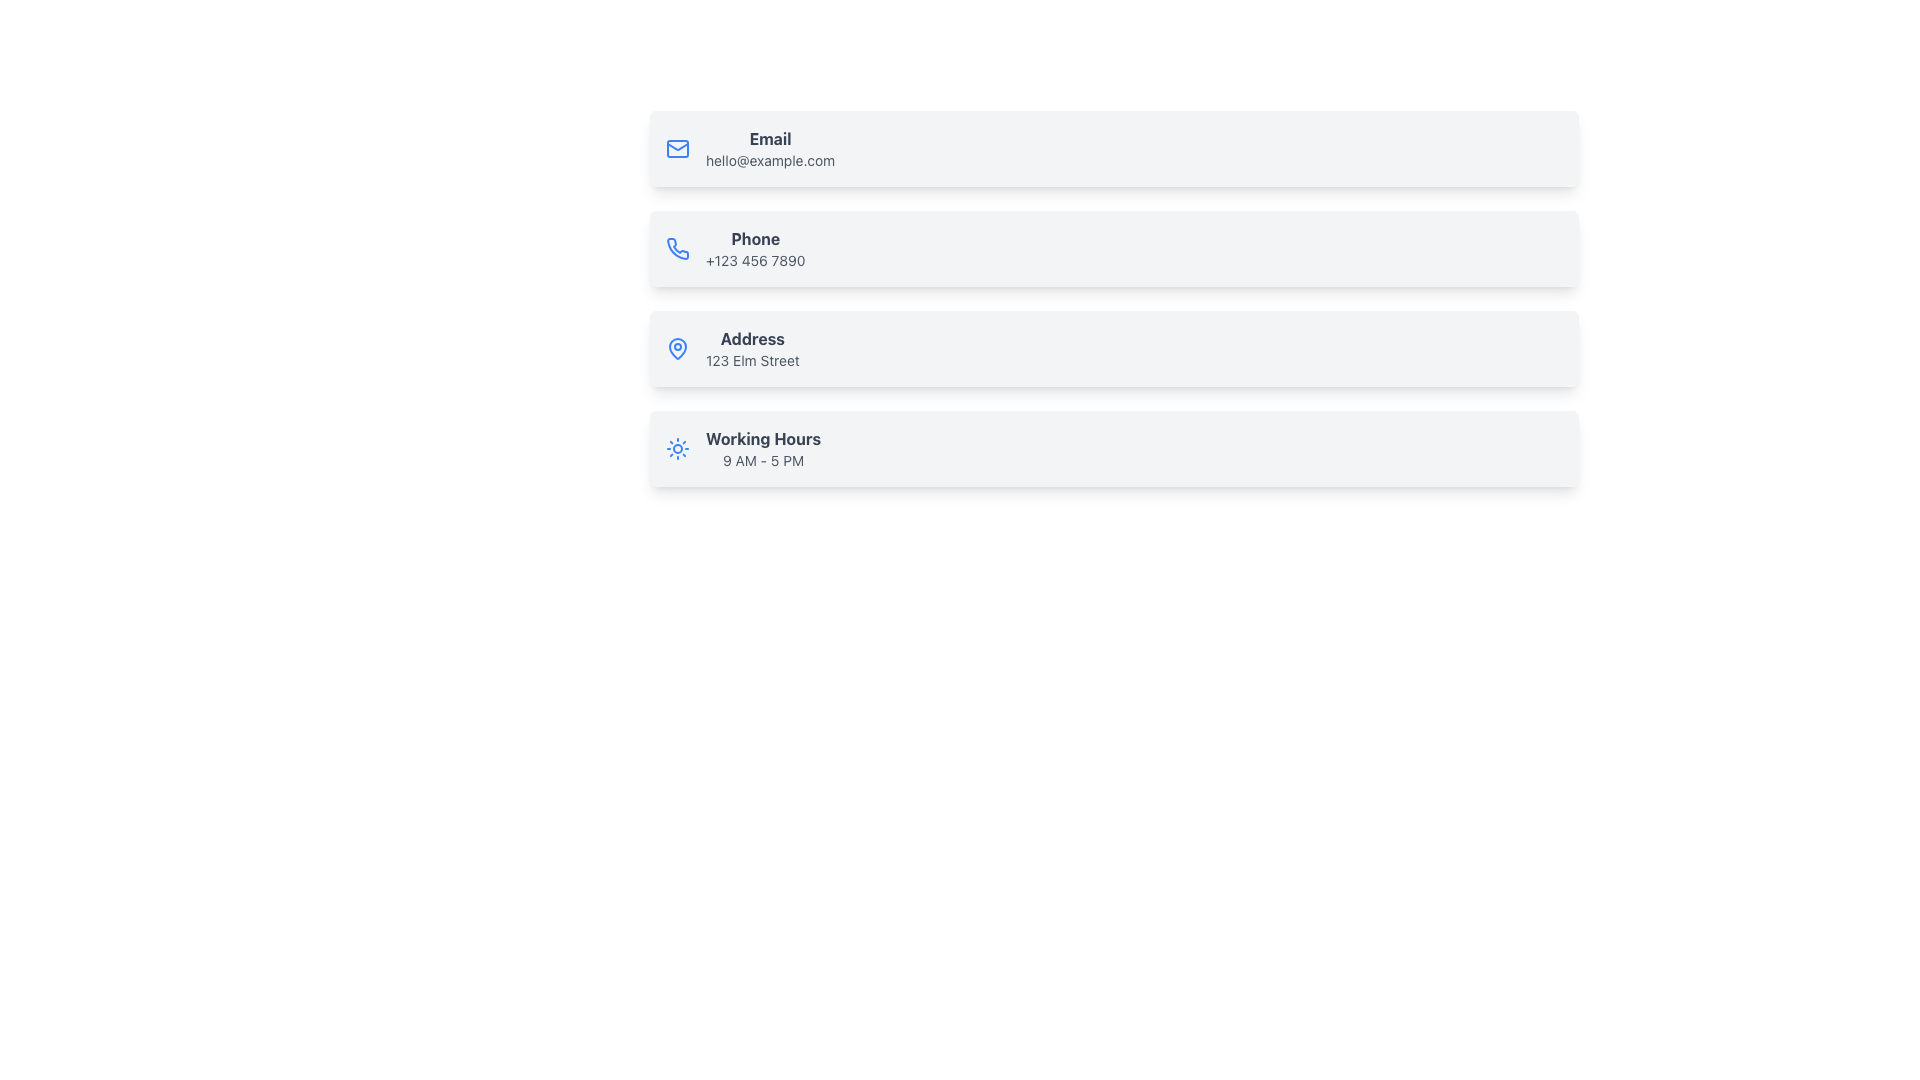  Describe the element at coordinates (677, 148) in the screenshot. I see `the mail icon with rounded edges and a blue outline located at the top-left corner of the Email section, to the left of the 'Email' label` at that location.